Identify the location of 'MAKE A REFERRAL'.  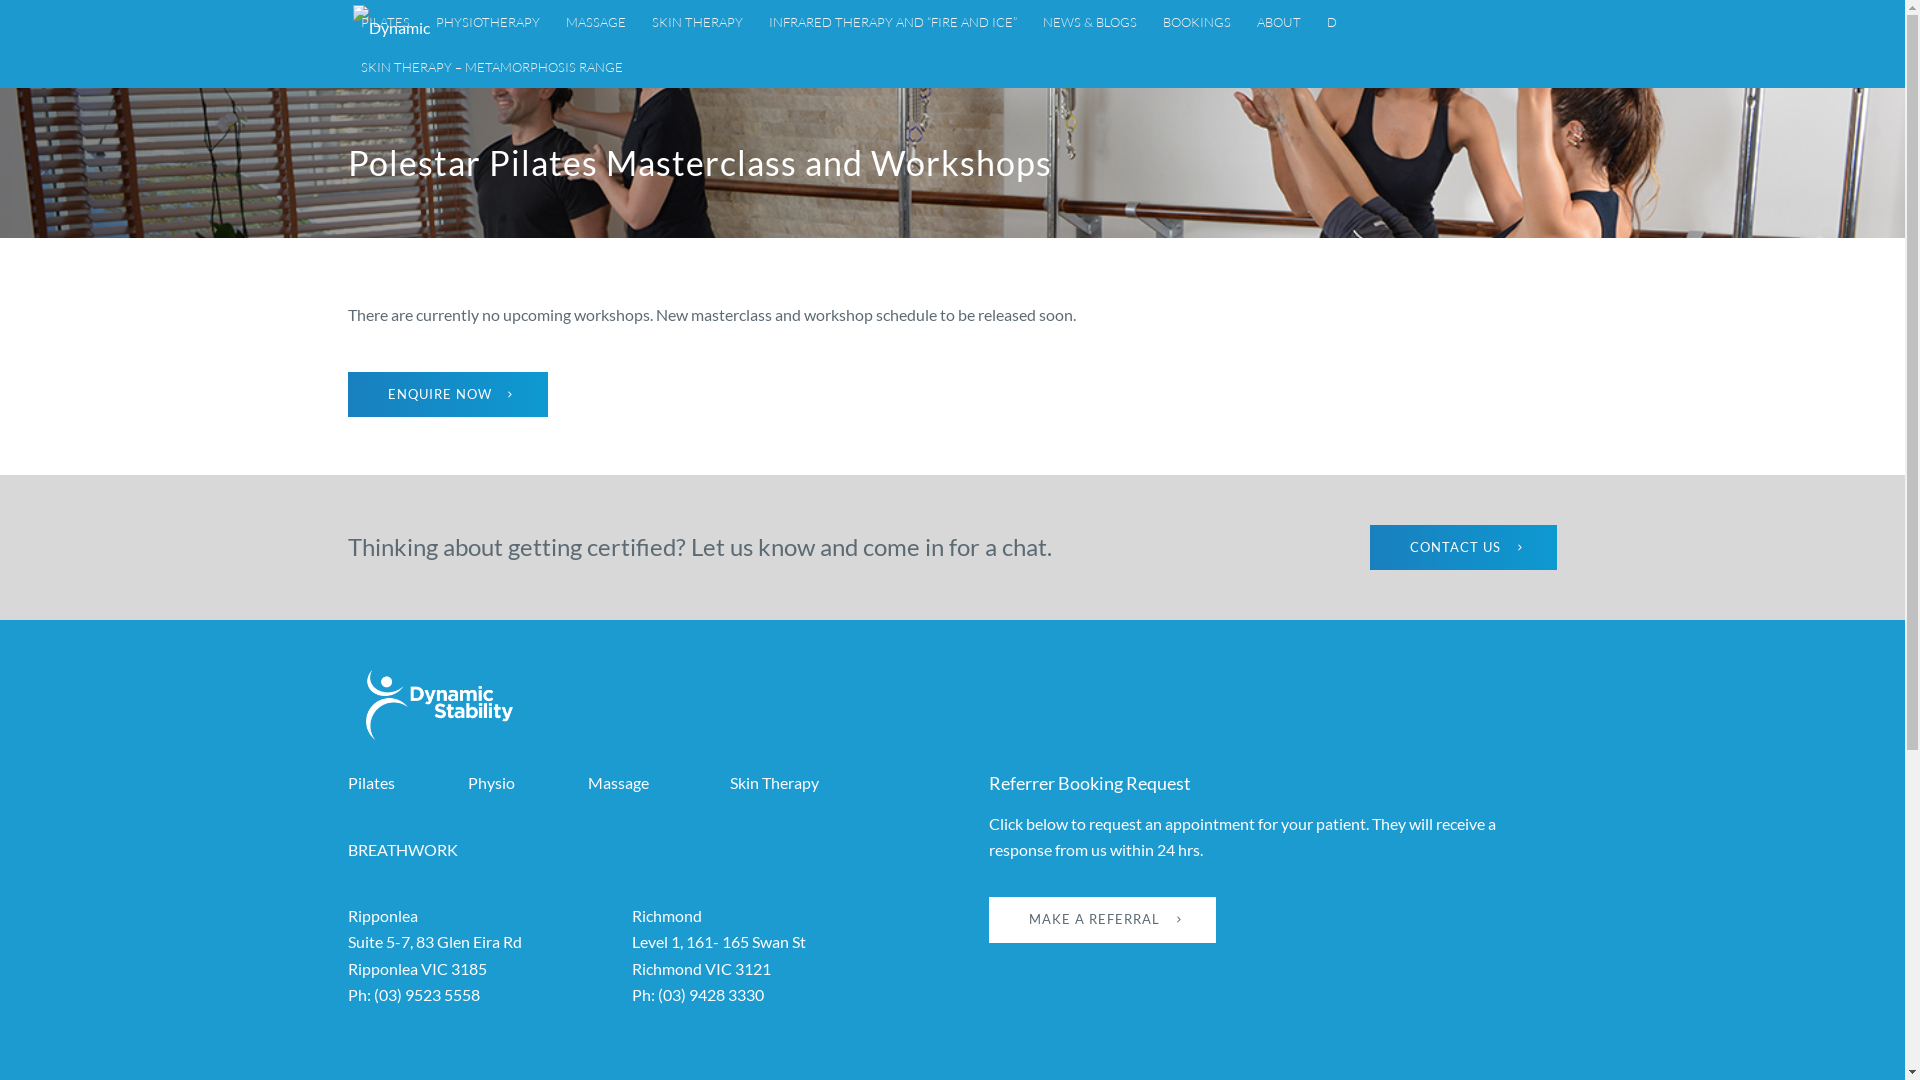
(988, 920).